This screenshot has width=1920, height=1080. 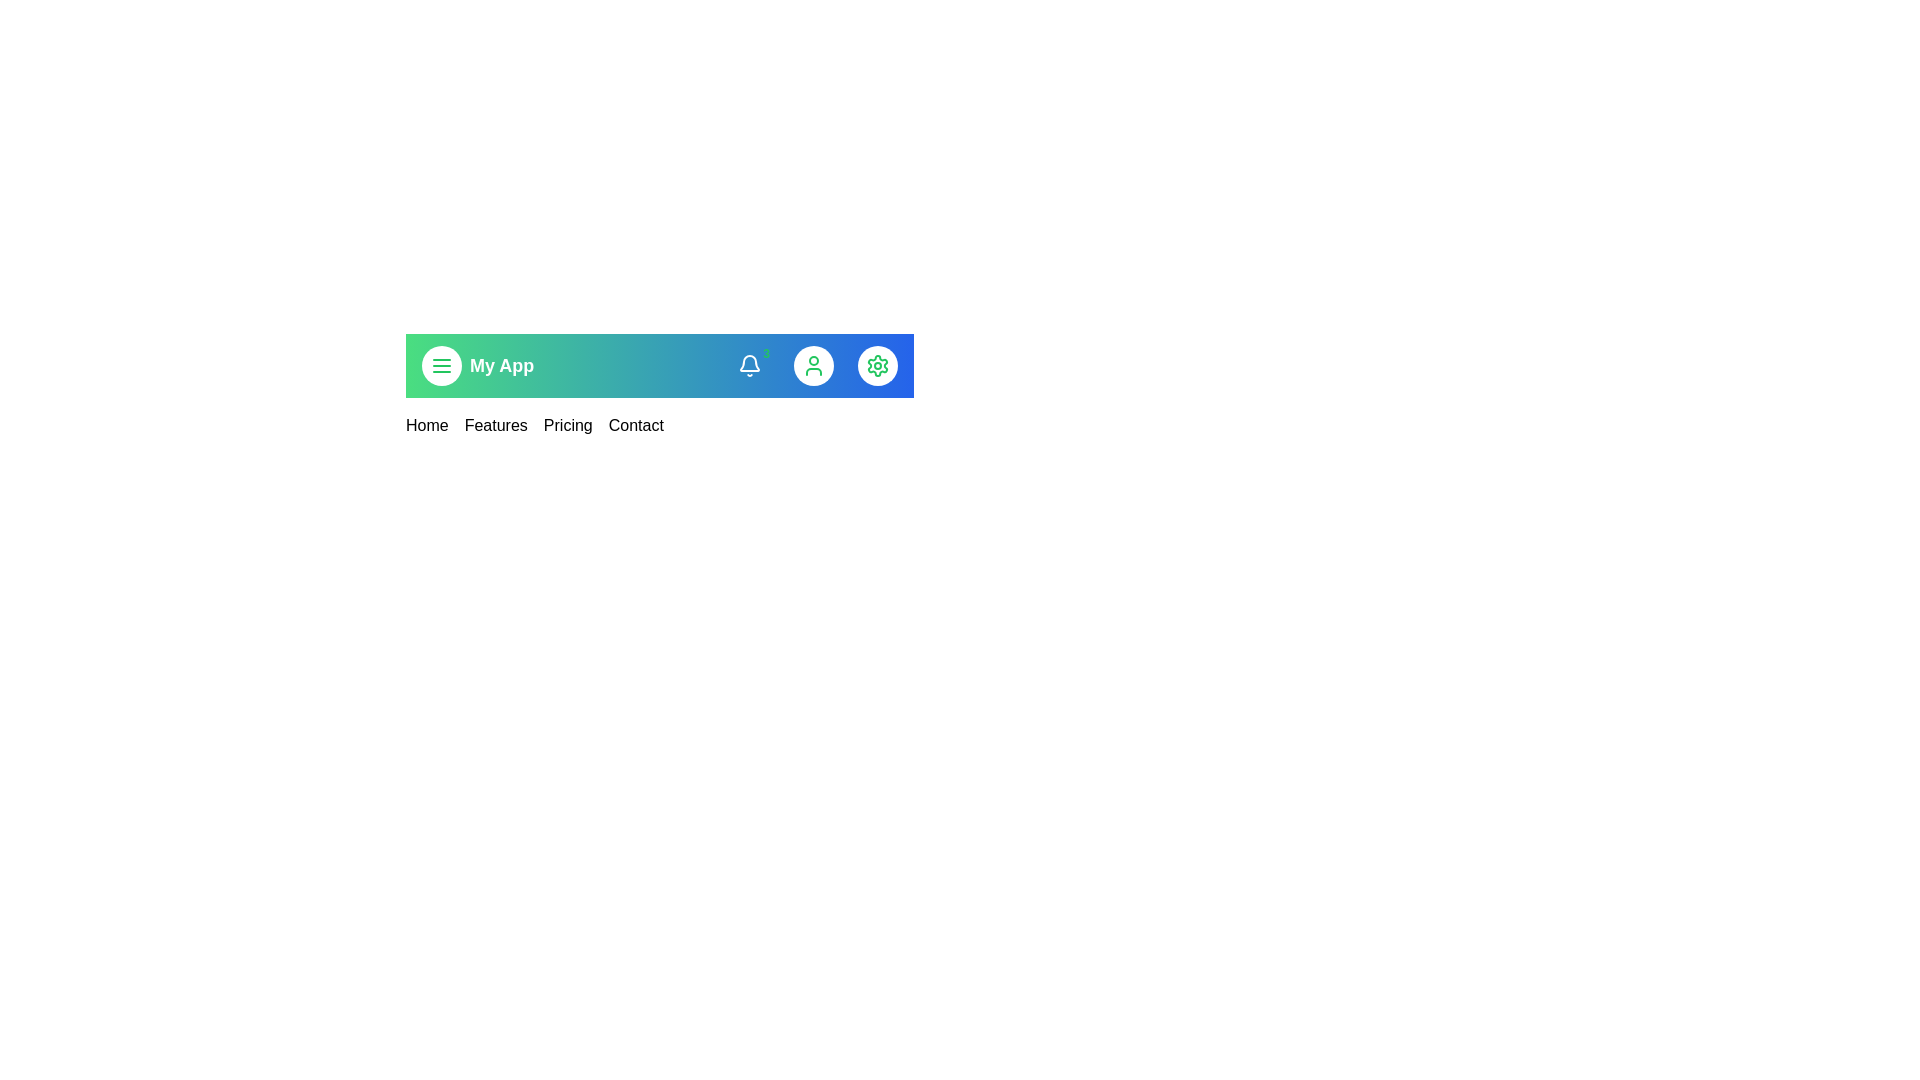 I want to click on the menu link corresponding to Home, so click(x=426, y=424).